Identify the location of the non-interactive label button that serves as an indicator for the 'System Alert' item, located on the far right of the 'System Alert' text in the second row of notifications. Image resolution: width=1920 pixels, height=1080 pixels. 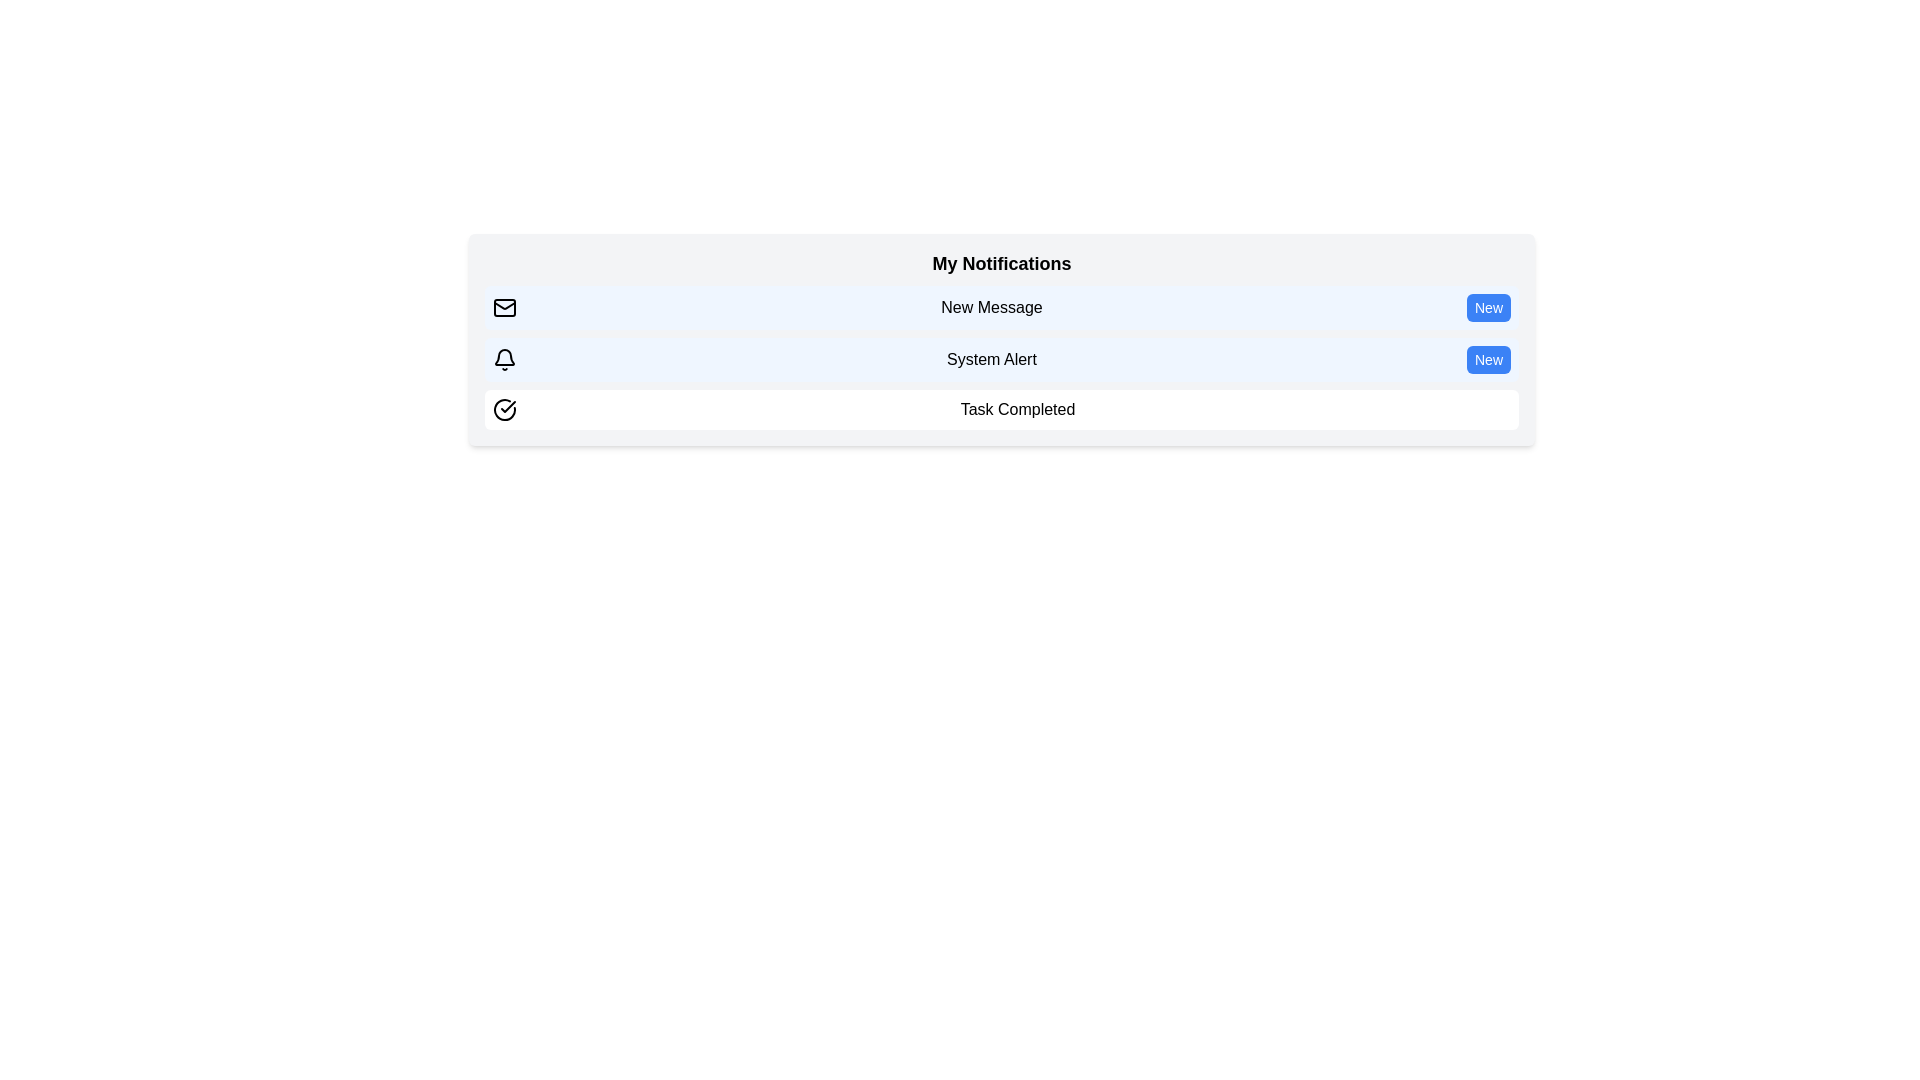
(1488, 358).